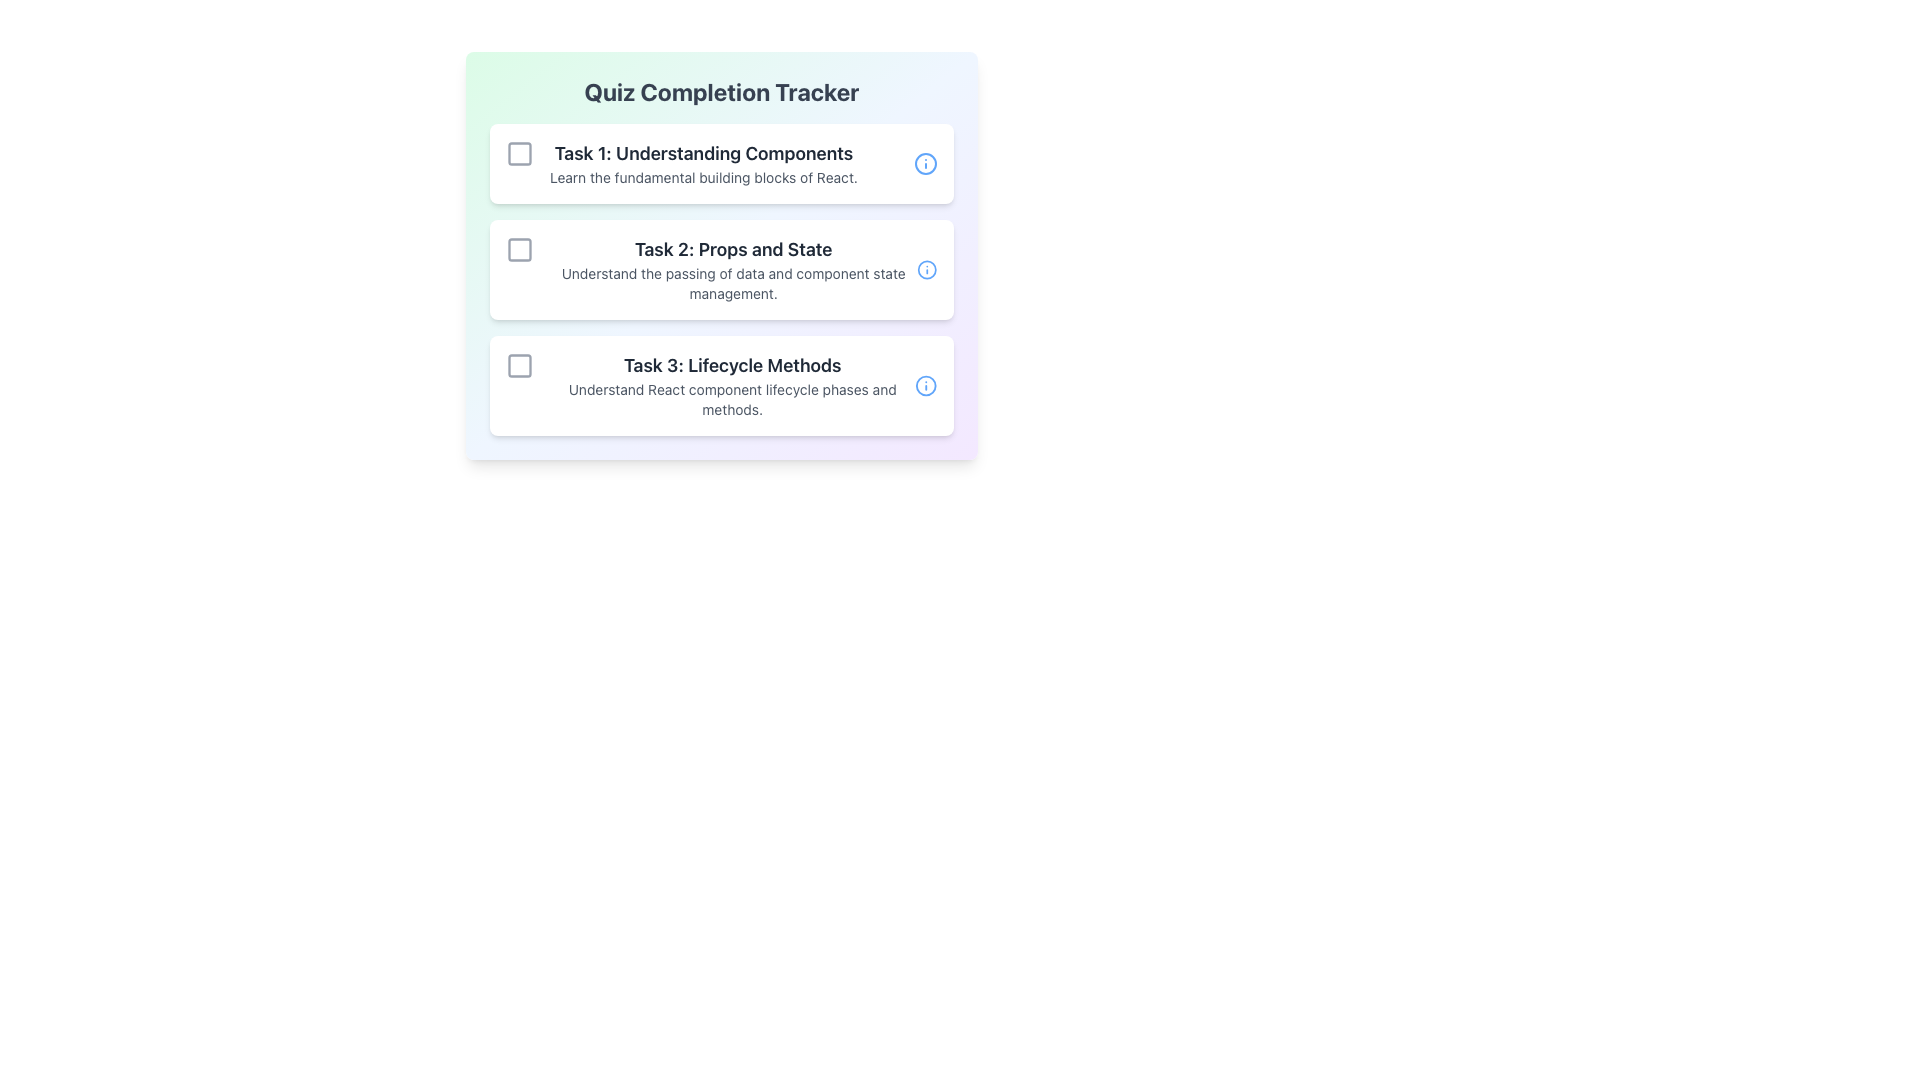 The image size is (1920, 1080). I want to click on the checkbox for 'Task 3: Lifecycle Methods', so click(519, 366).